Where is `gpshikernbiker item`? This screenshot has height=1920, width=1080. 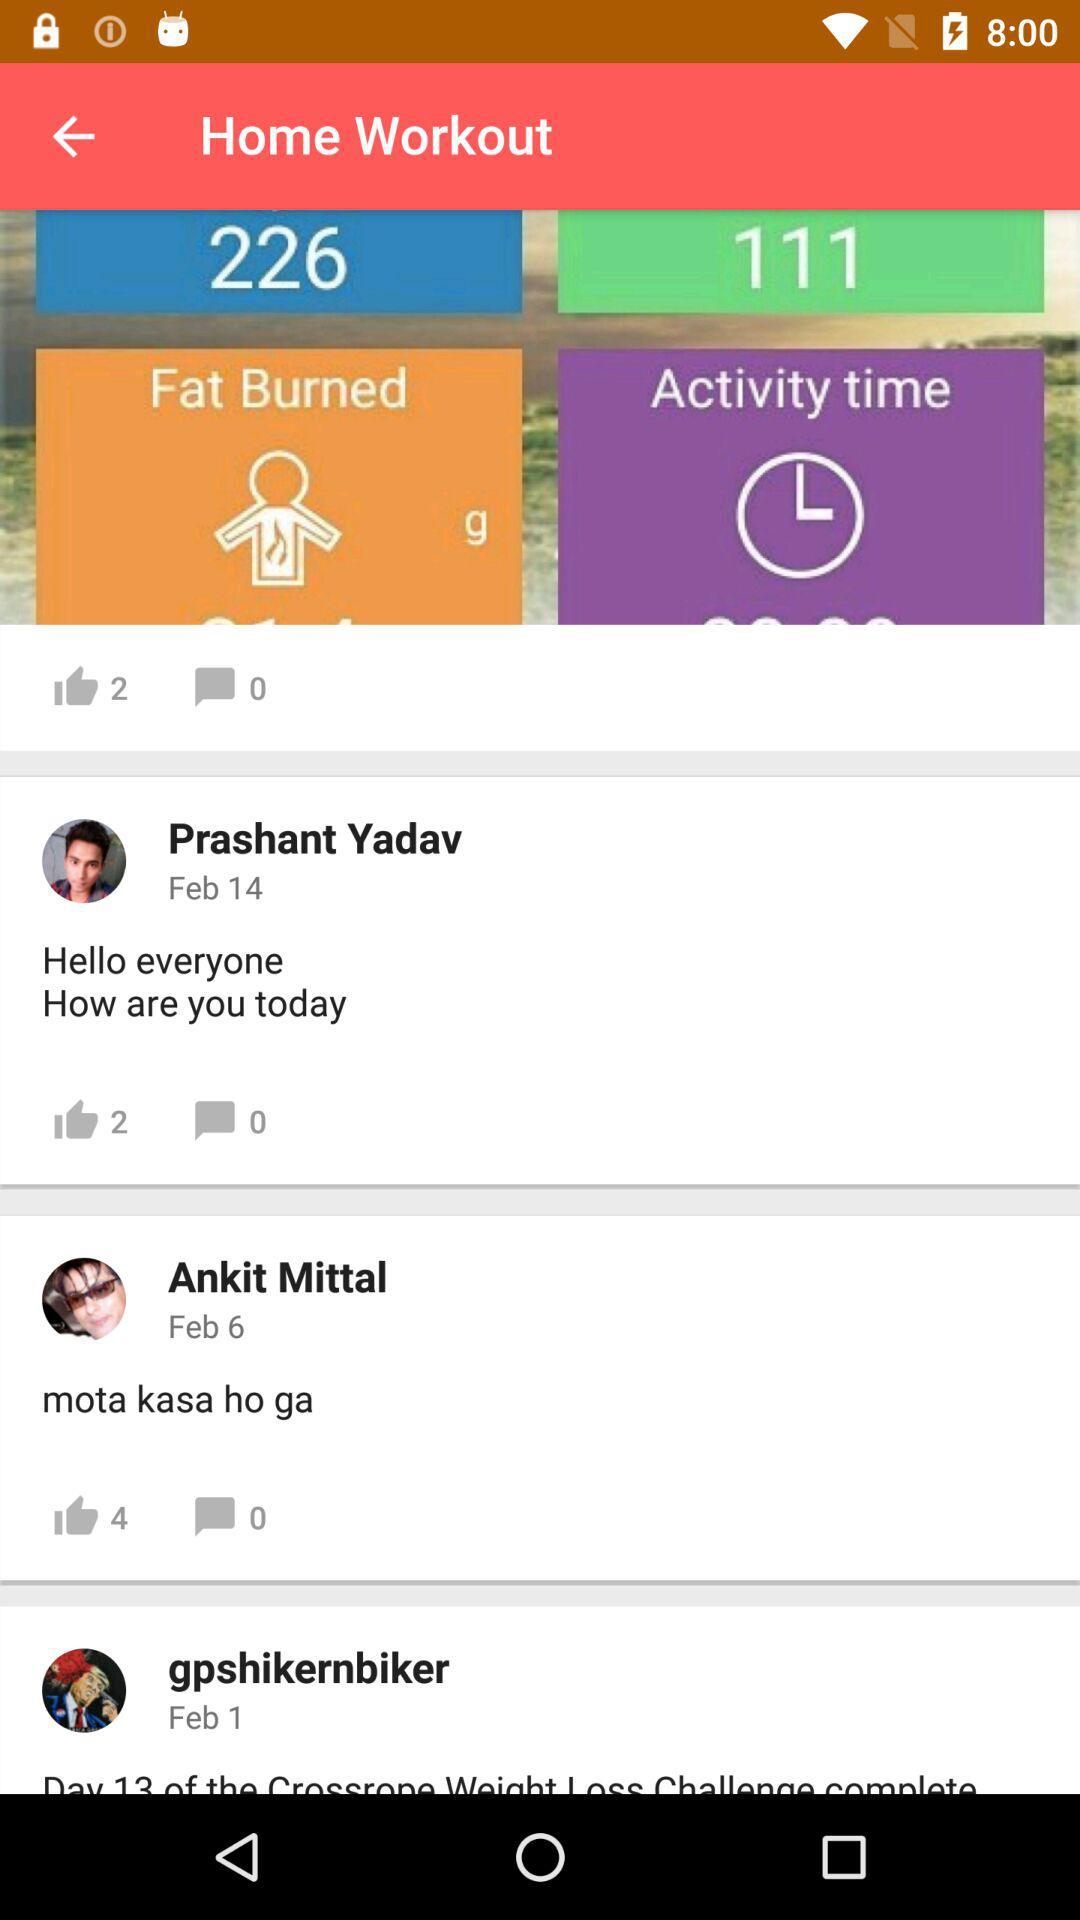
gpshikernbiker item is located at coordinates (308, 1666).